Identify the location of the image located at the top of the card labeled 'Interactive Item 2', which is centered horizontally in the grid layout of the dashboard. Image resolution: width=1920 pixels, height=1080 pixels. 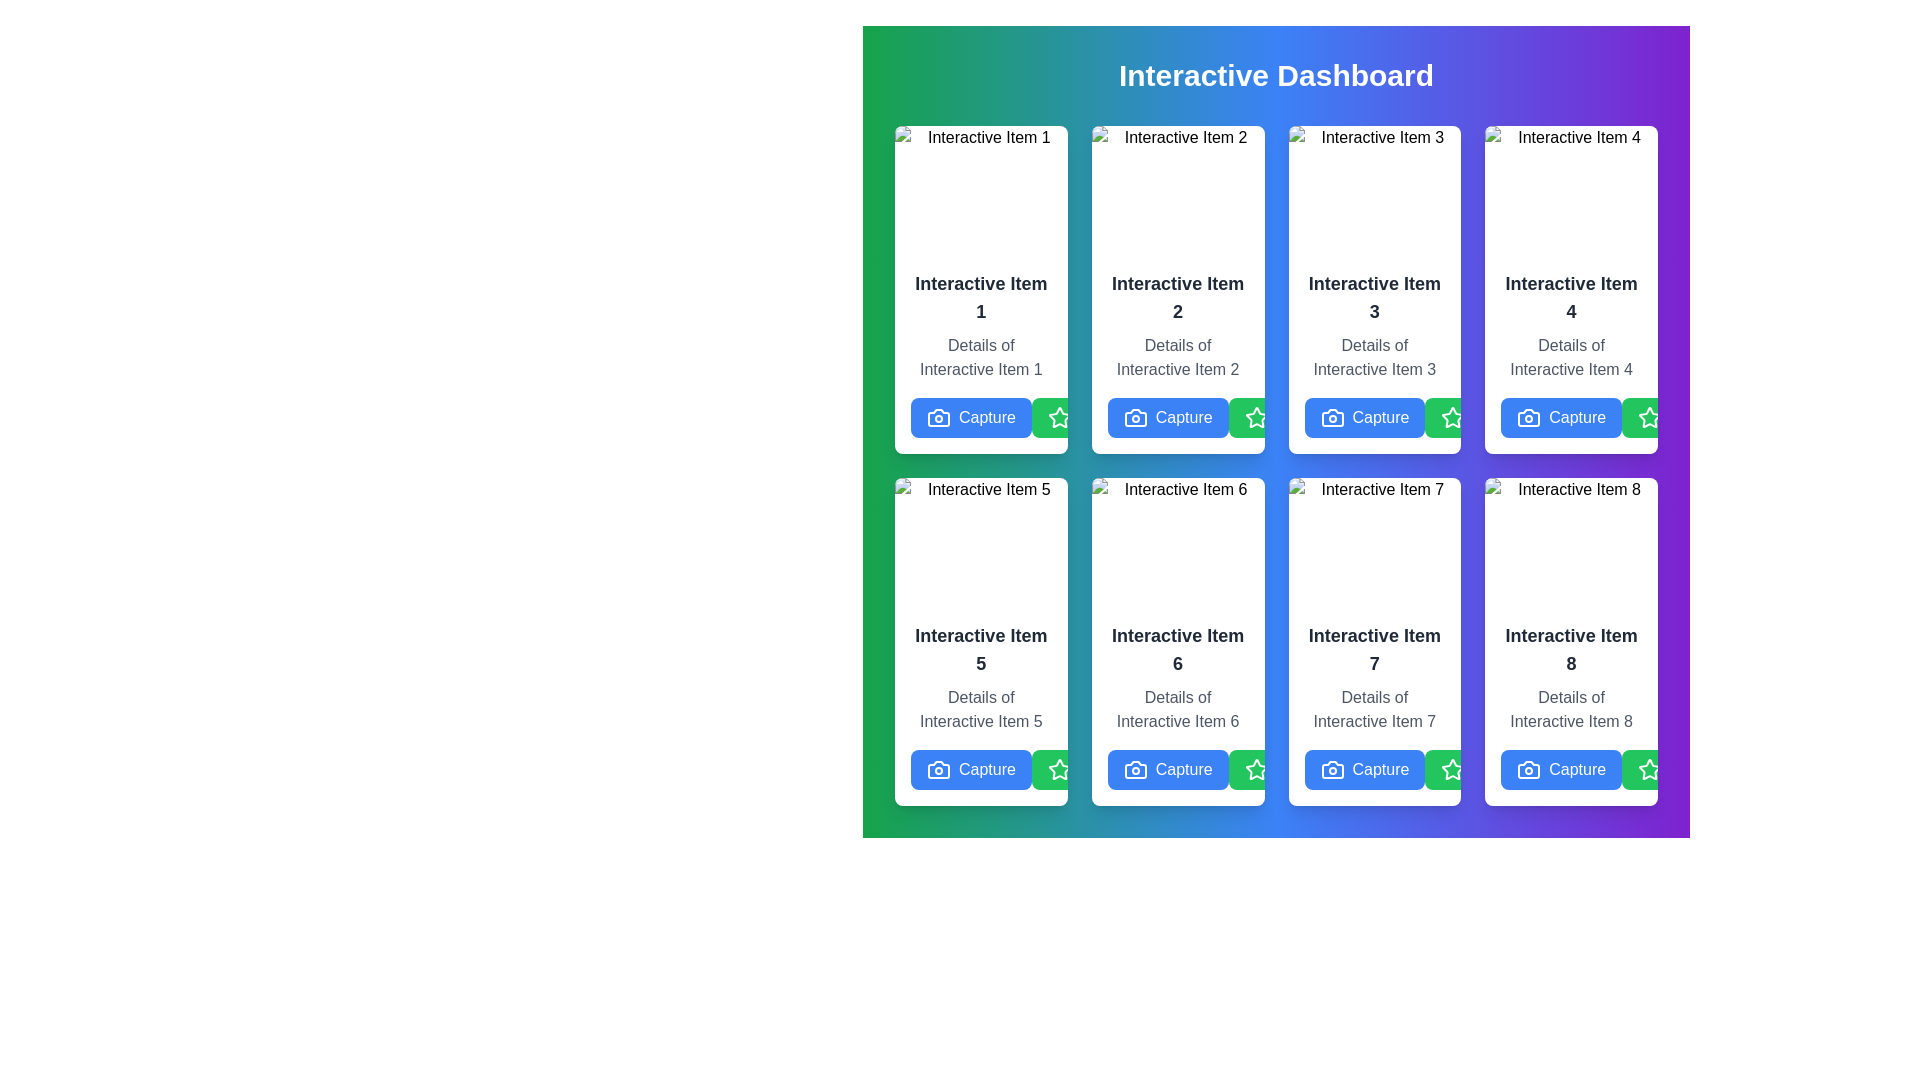
(1178, 189).